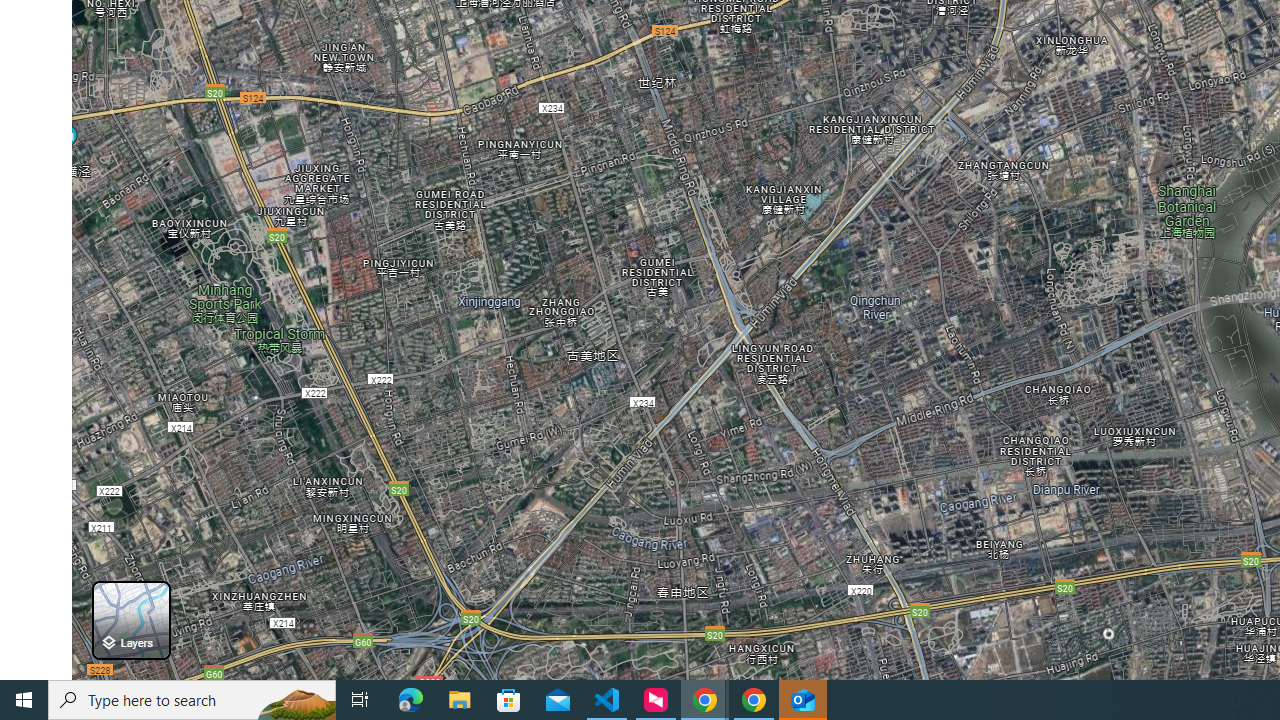  Describe the element at coordinates (130, 619) in the screenshot. I see `'Layers'` at that location.